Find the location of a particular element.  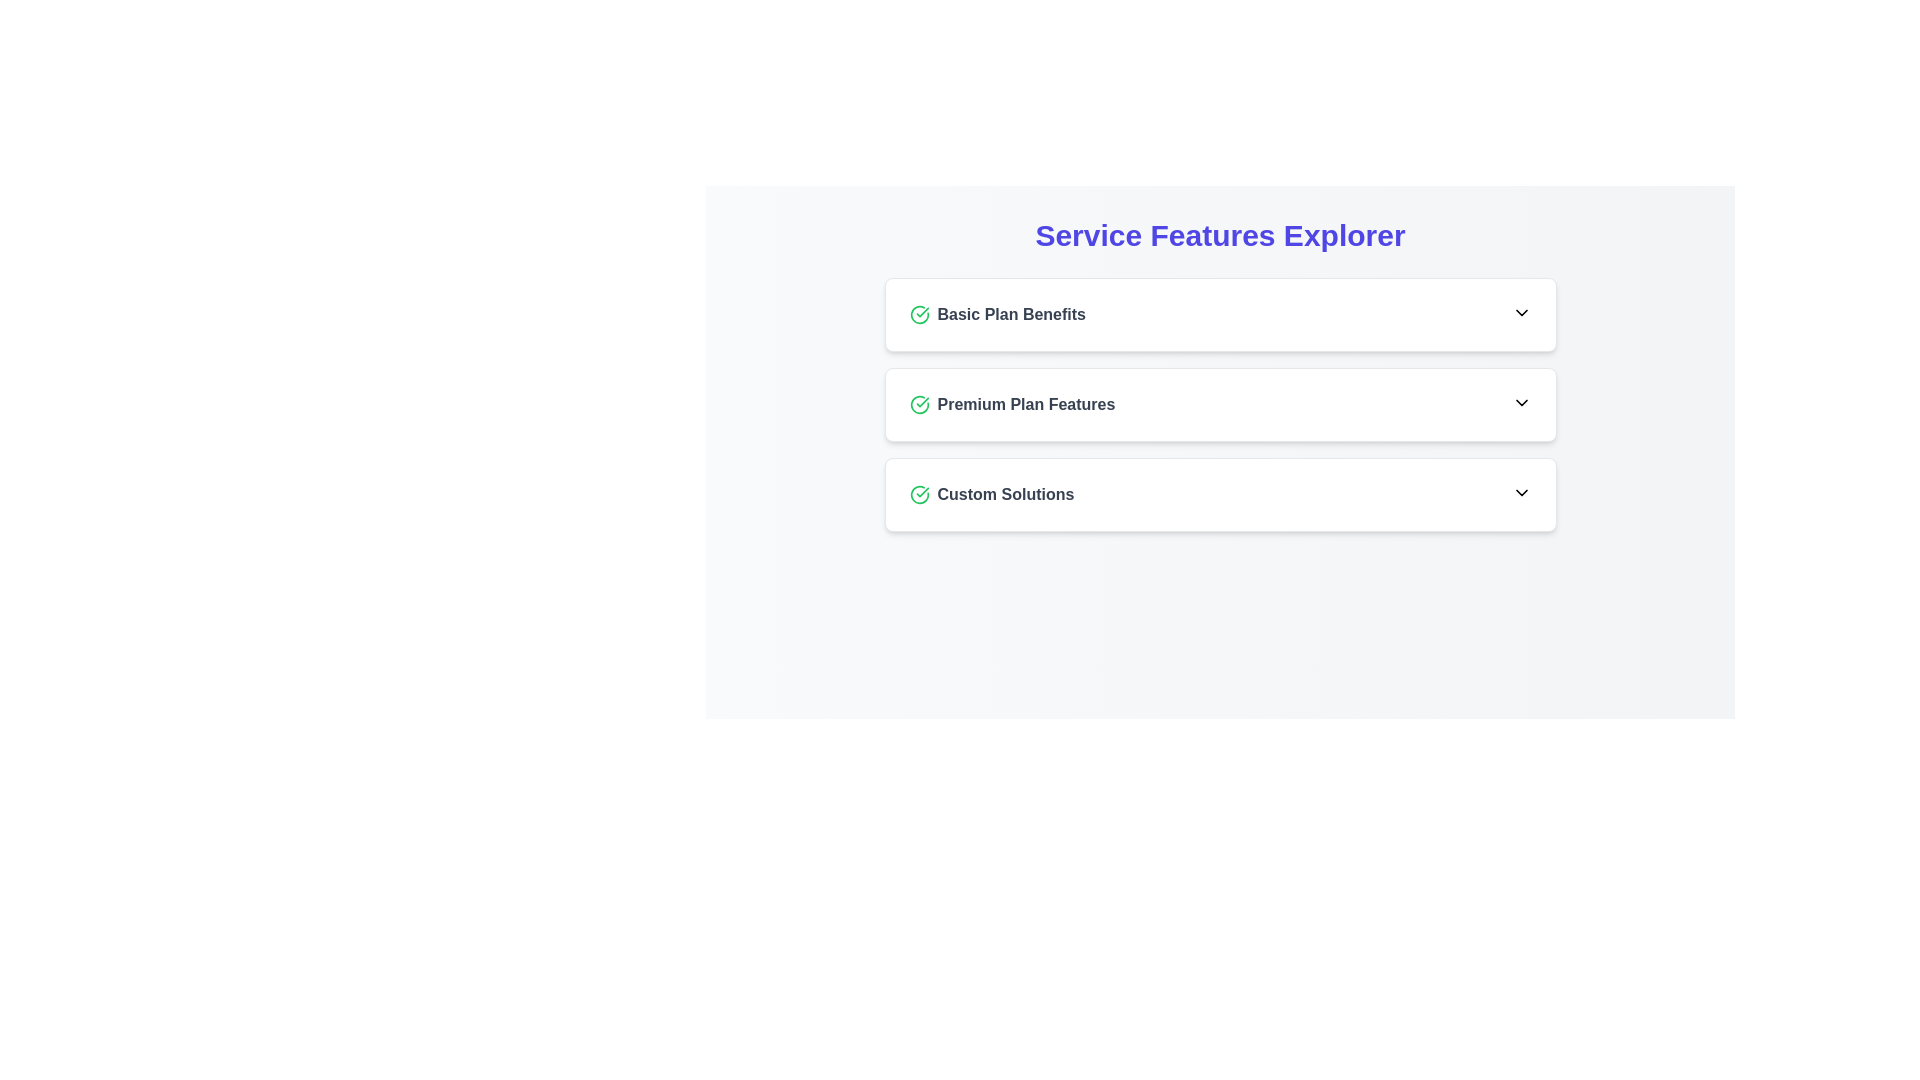

the toggle indicator icon at the rightmost end of the 'Custom Solutions' row in the 'Service Features Explorer' section is located at coordinates (1520, 493).